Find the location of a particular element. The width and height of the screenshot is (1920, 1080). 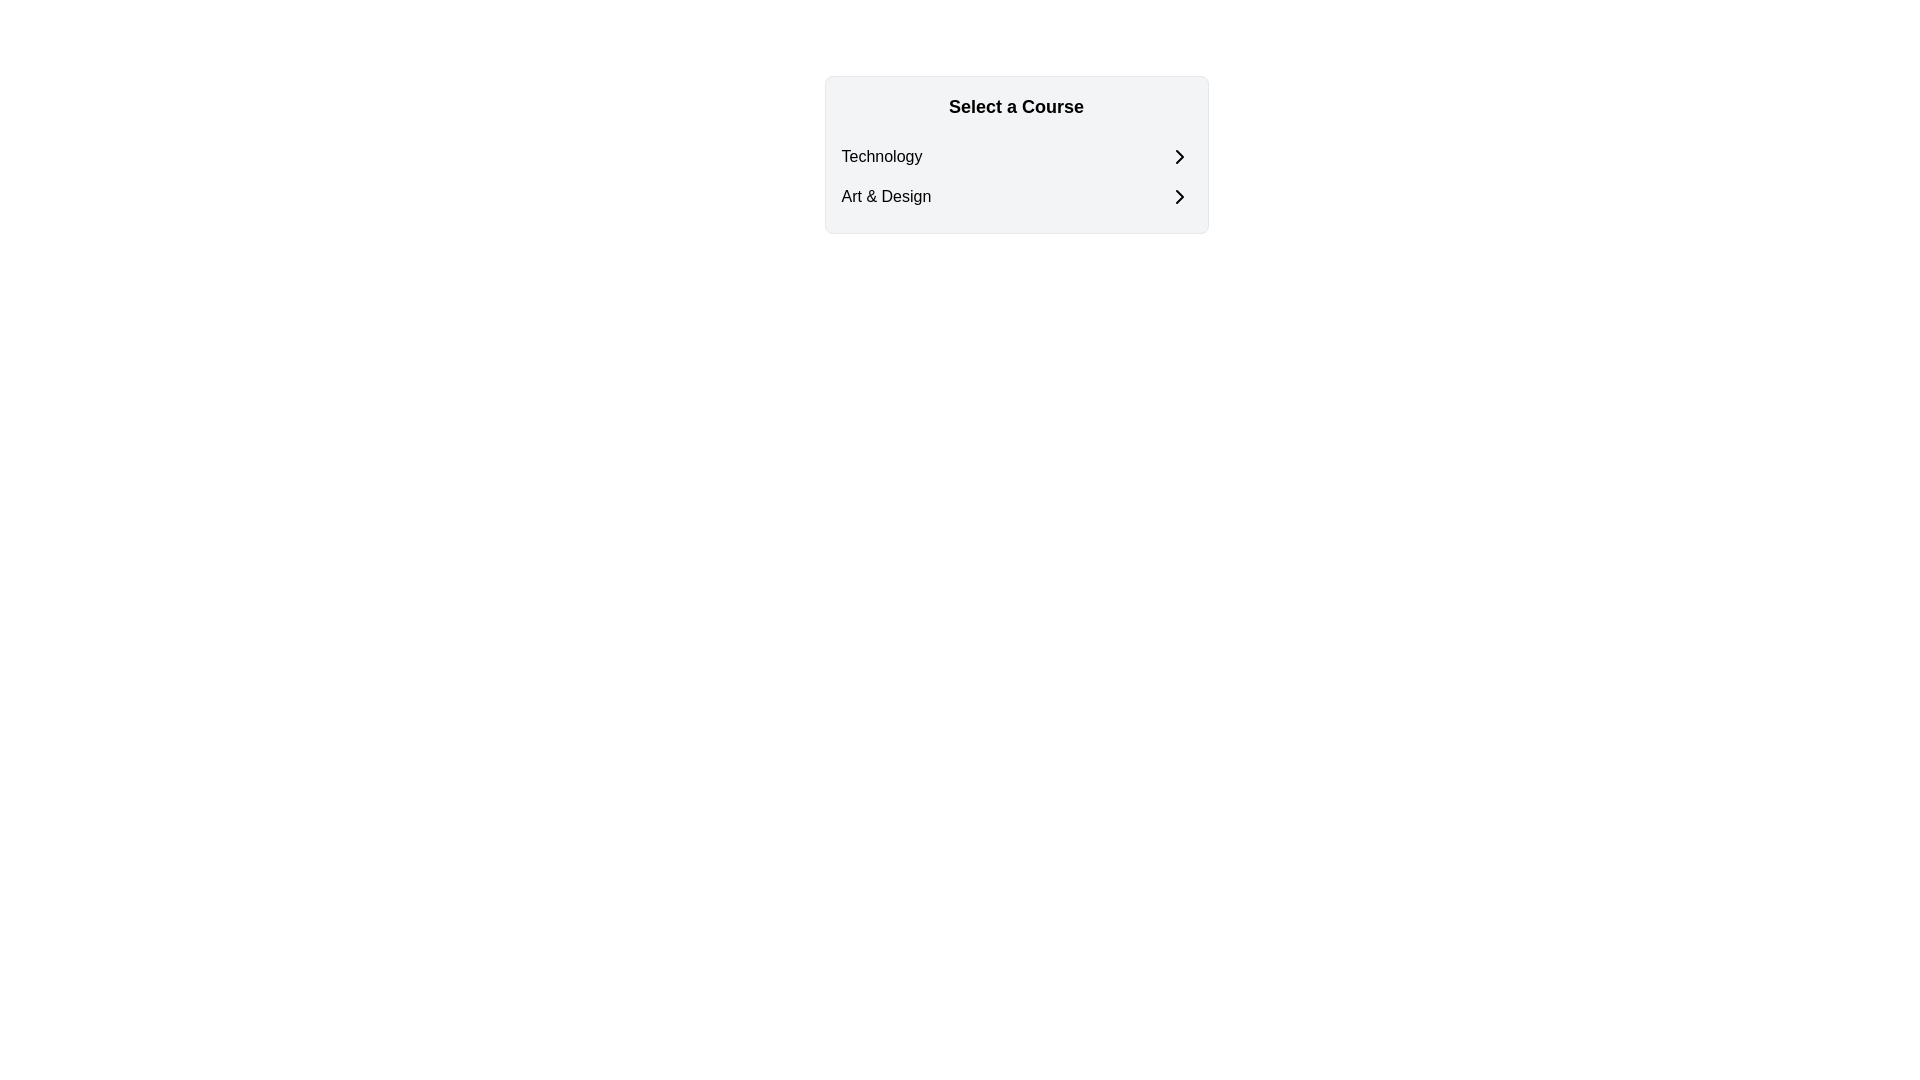

the text label displaying 'Technology' is located at coordinates (881, 156).